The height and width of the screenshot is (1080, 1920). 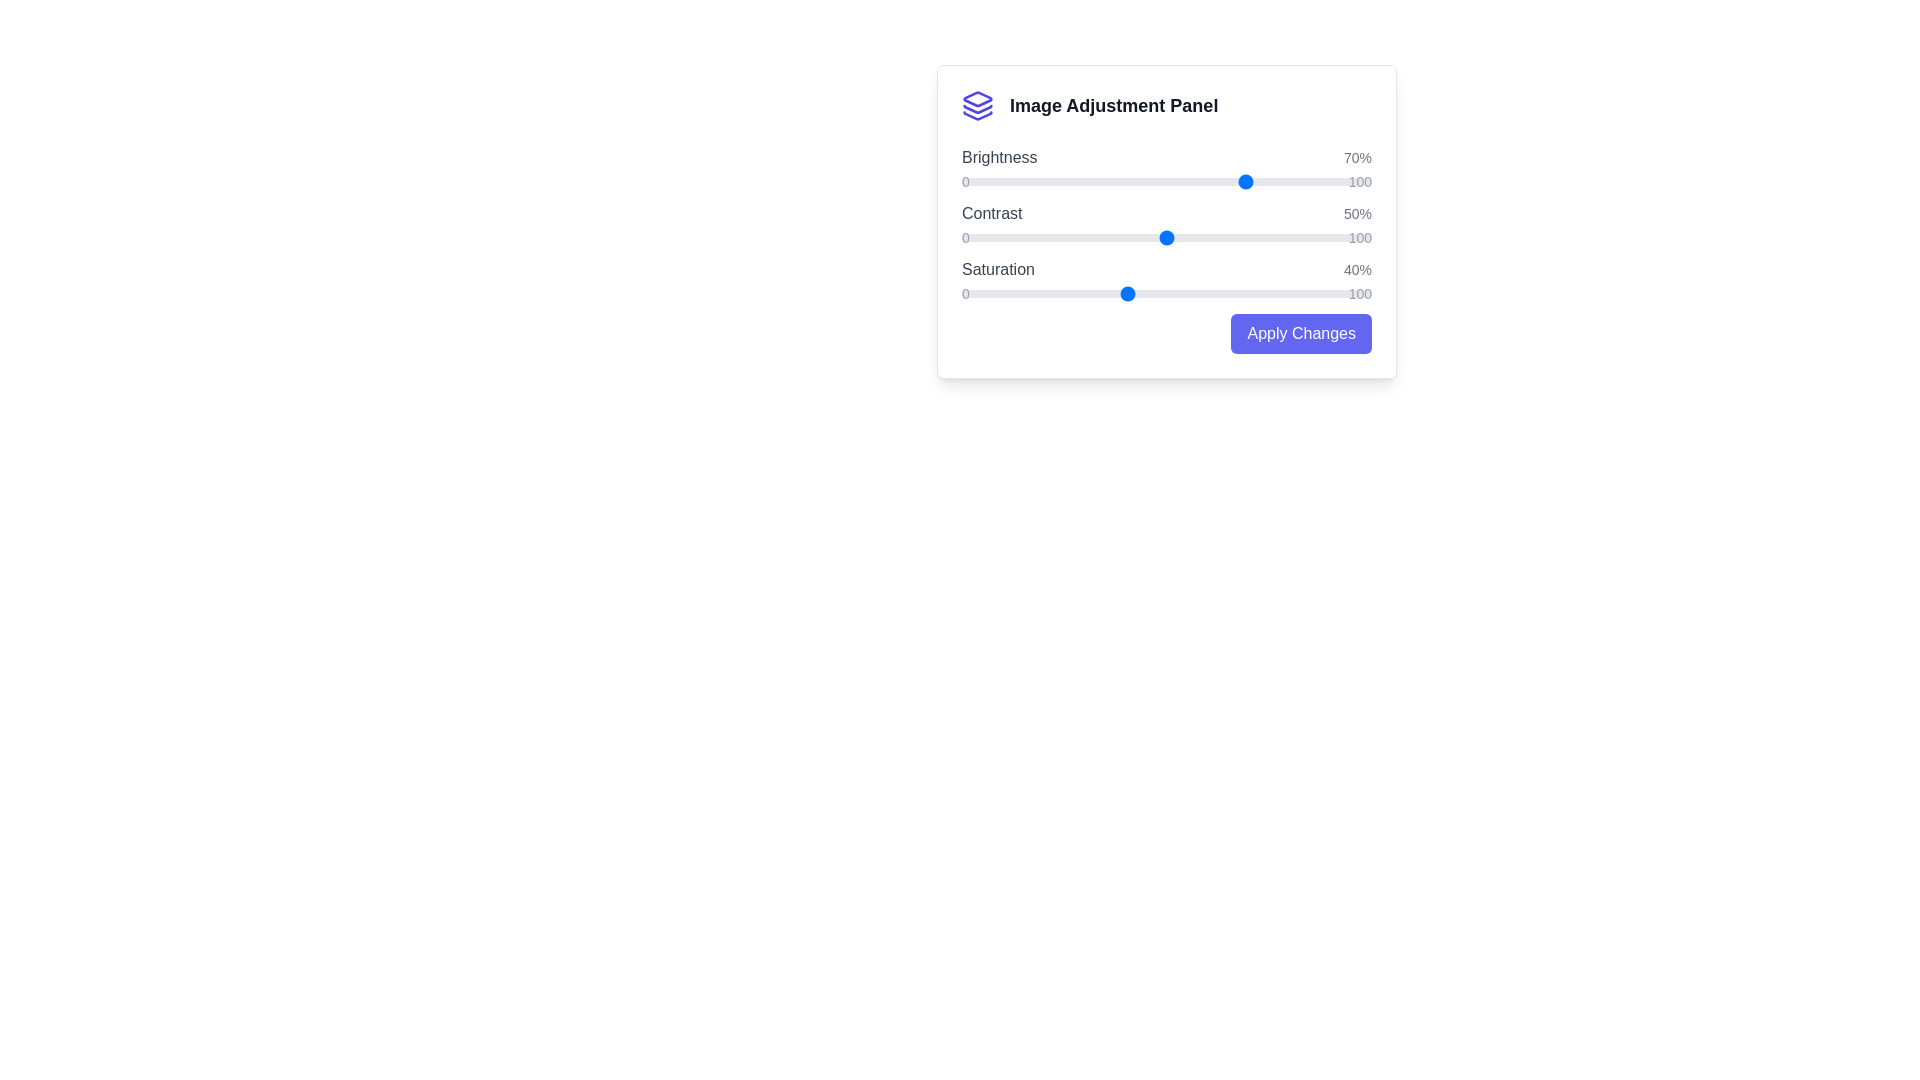 I want to click on the slider for saturation, so click(x=1166, y=293).